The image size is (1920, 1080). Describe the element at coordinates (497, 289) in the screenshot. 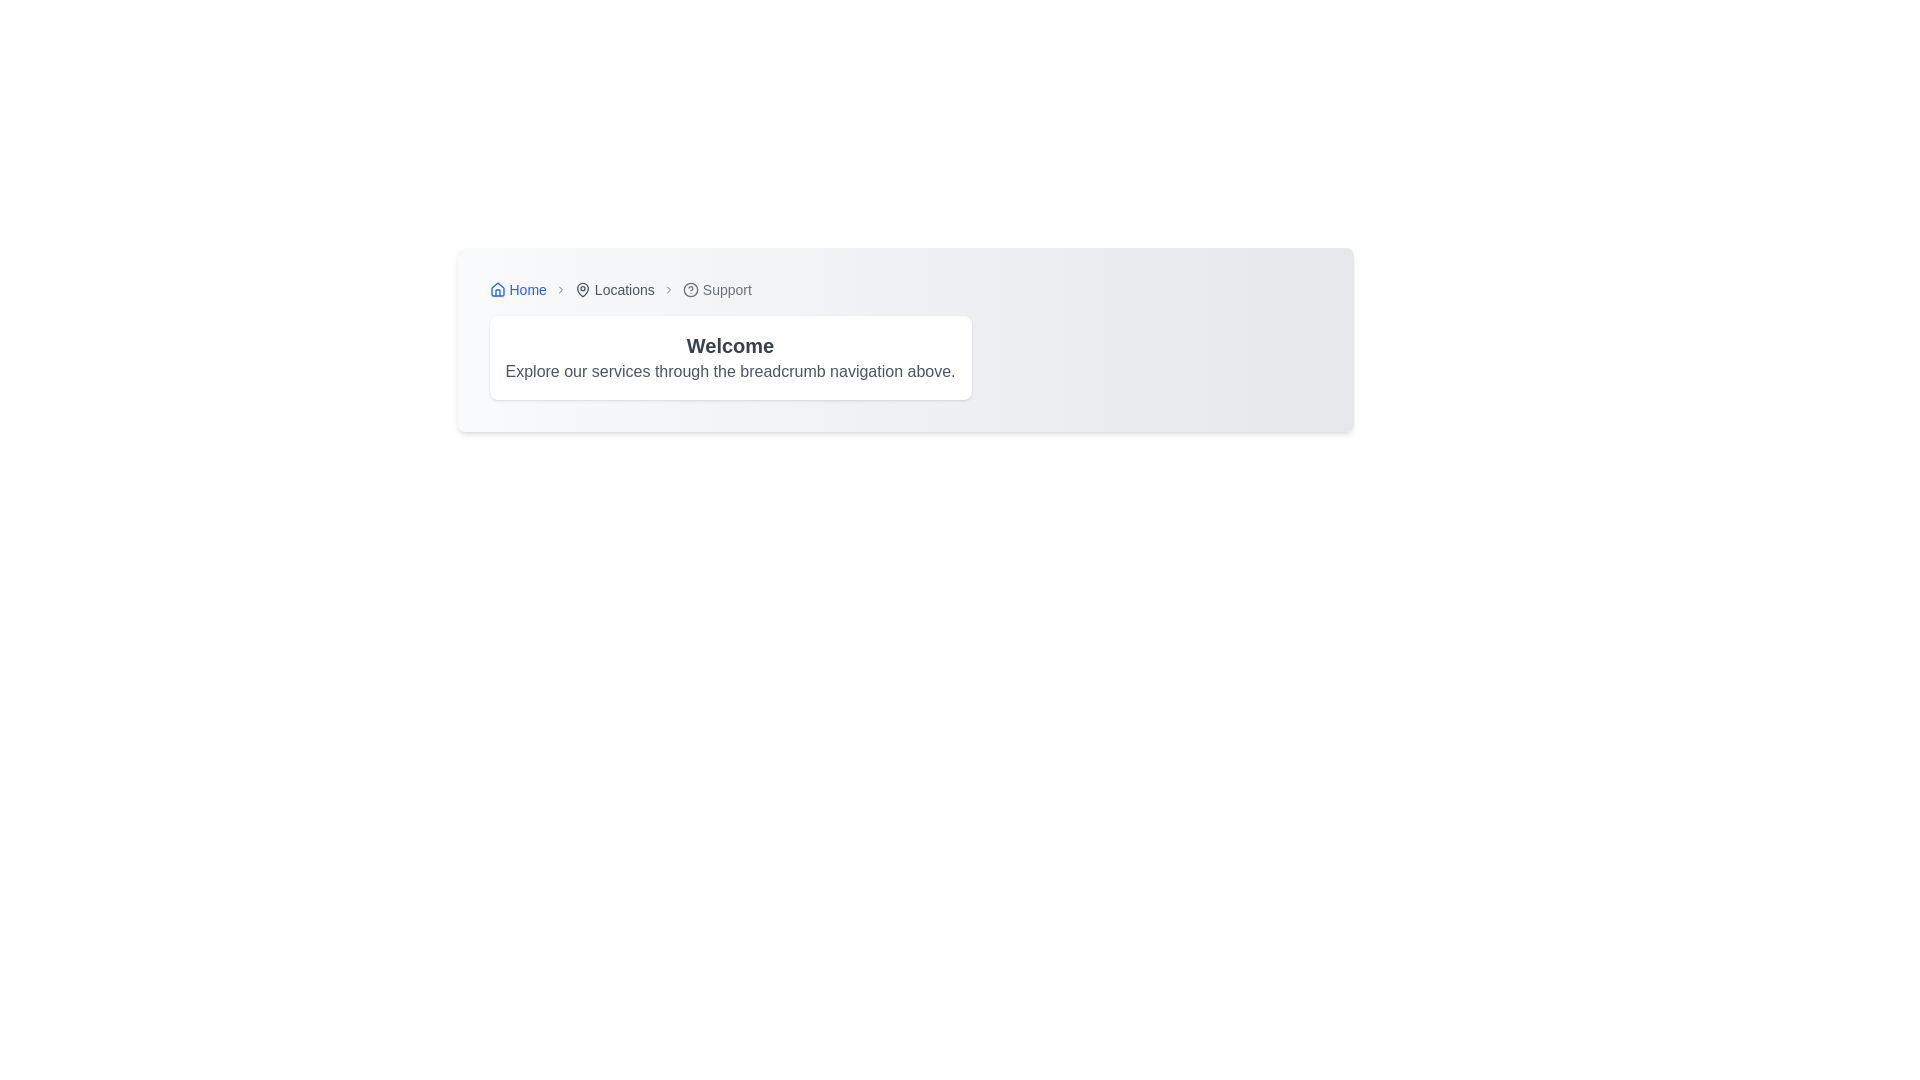

I see `the house-shaped icon rendered in blue, located next to the 'Home' text in the breadcrumb navigation bar at the top-left corner of the interface` at that location.